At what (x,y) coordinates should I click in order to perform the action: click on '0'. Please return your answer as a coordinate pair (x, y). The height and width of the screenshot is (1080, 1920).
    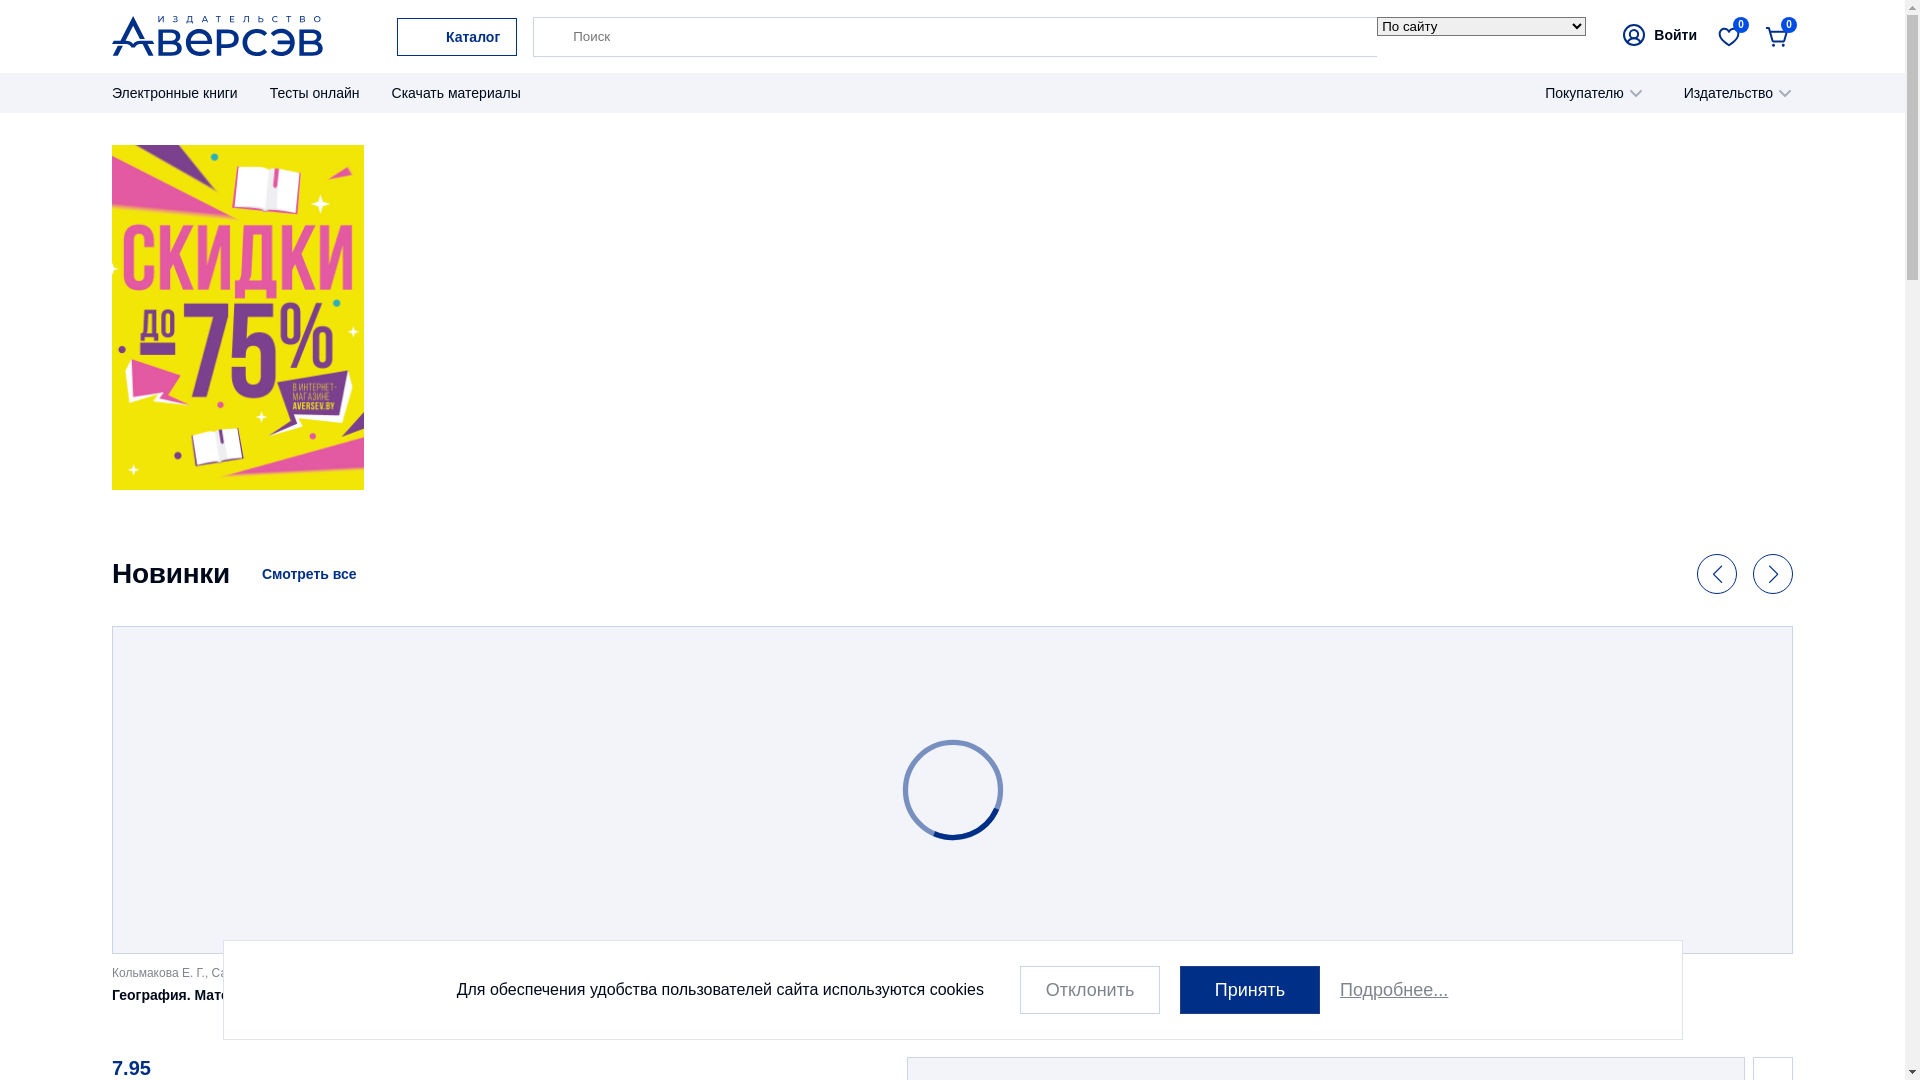
    Looking at the image, I should click on (1727, 35).